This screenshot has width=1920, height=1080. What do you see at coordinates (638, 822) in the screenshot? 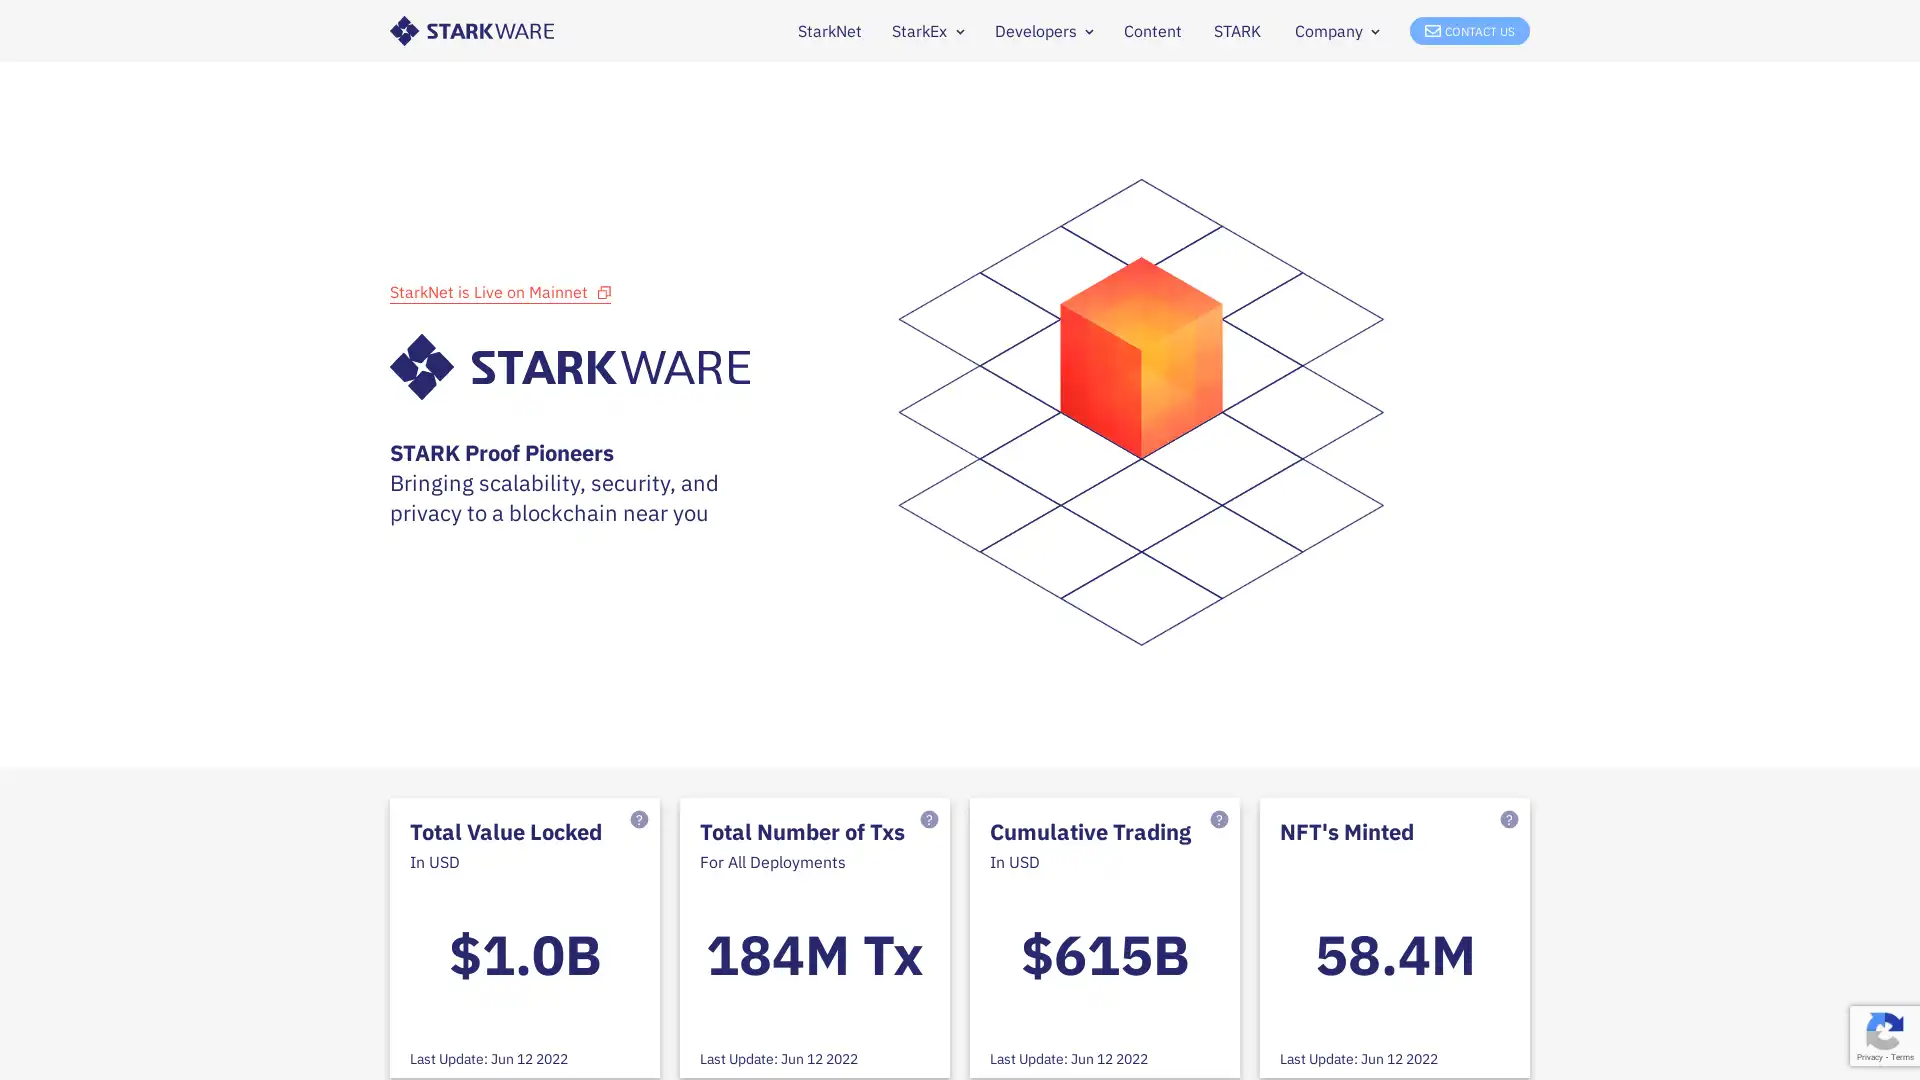
I see `Toggle tooltip` at bounding box center [638, 822].